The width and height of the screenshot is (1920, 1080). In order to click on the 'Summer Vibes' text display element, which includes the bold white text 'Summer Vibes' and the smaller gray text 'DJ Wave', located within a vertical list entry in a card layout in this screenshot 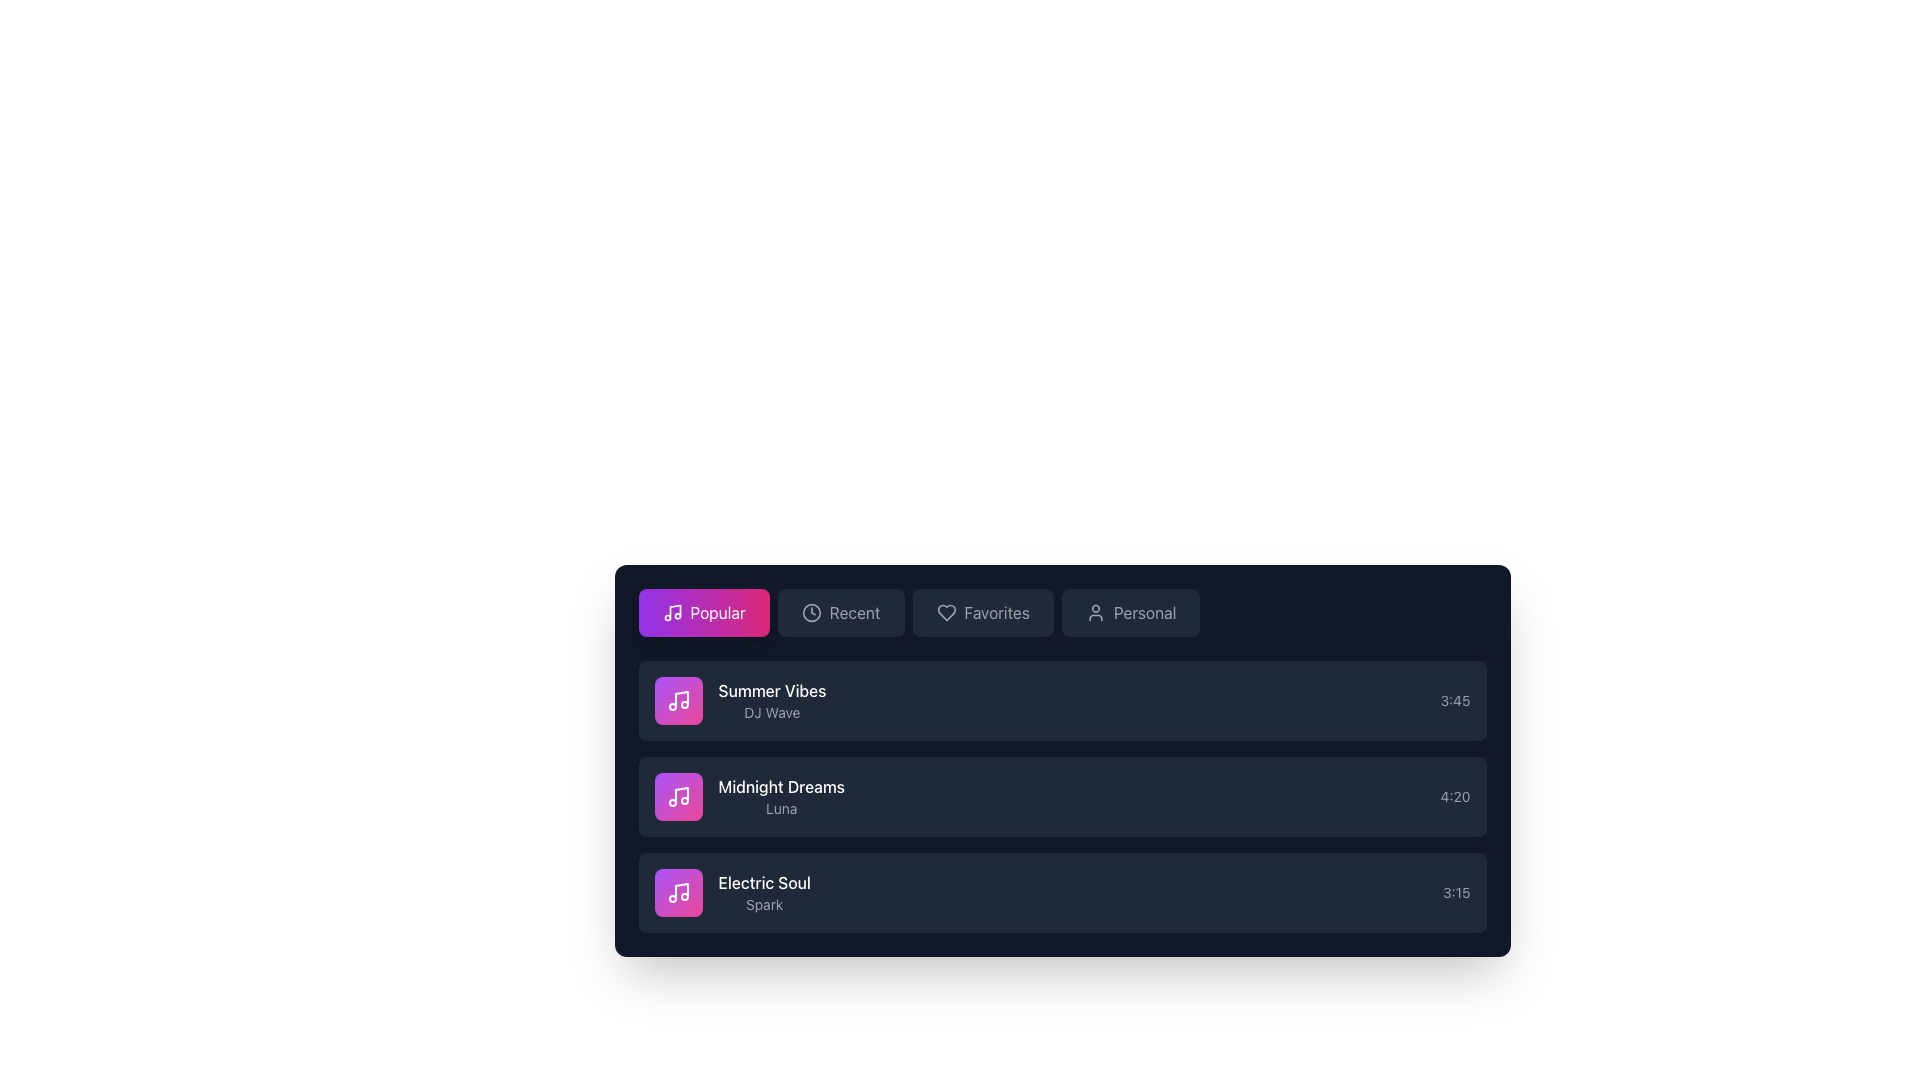, I will do `click(771, 700)`.